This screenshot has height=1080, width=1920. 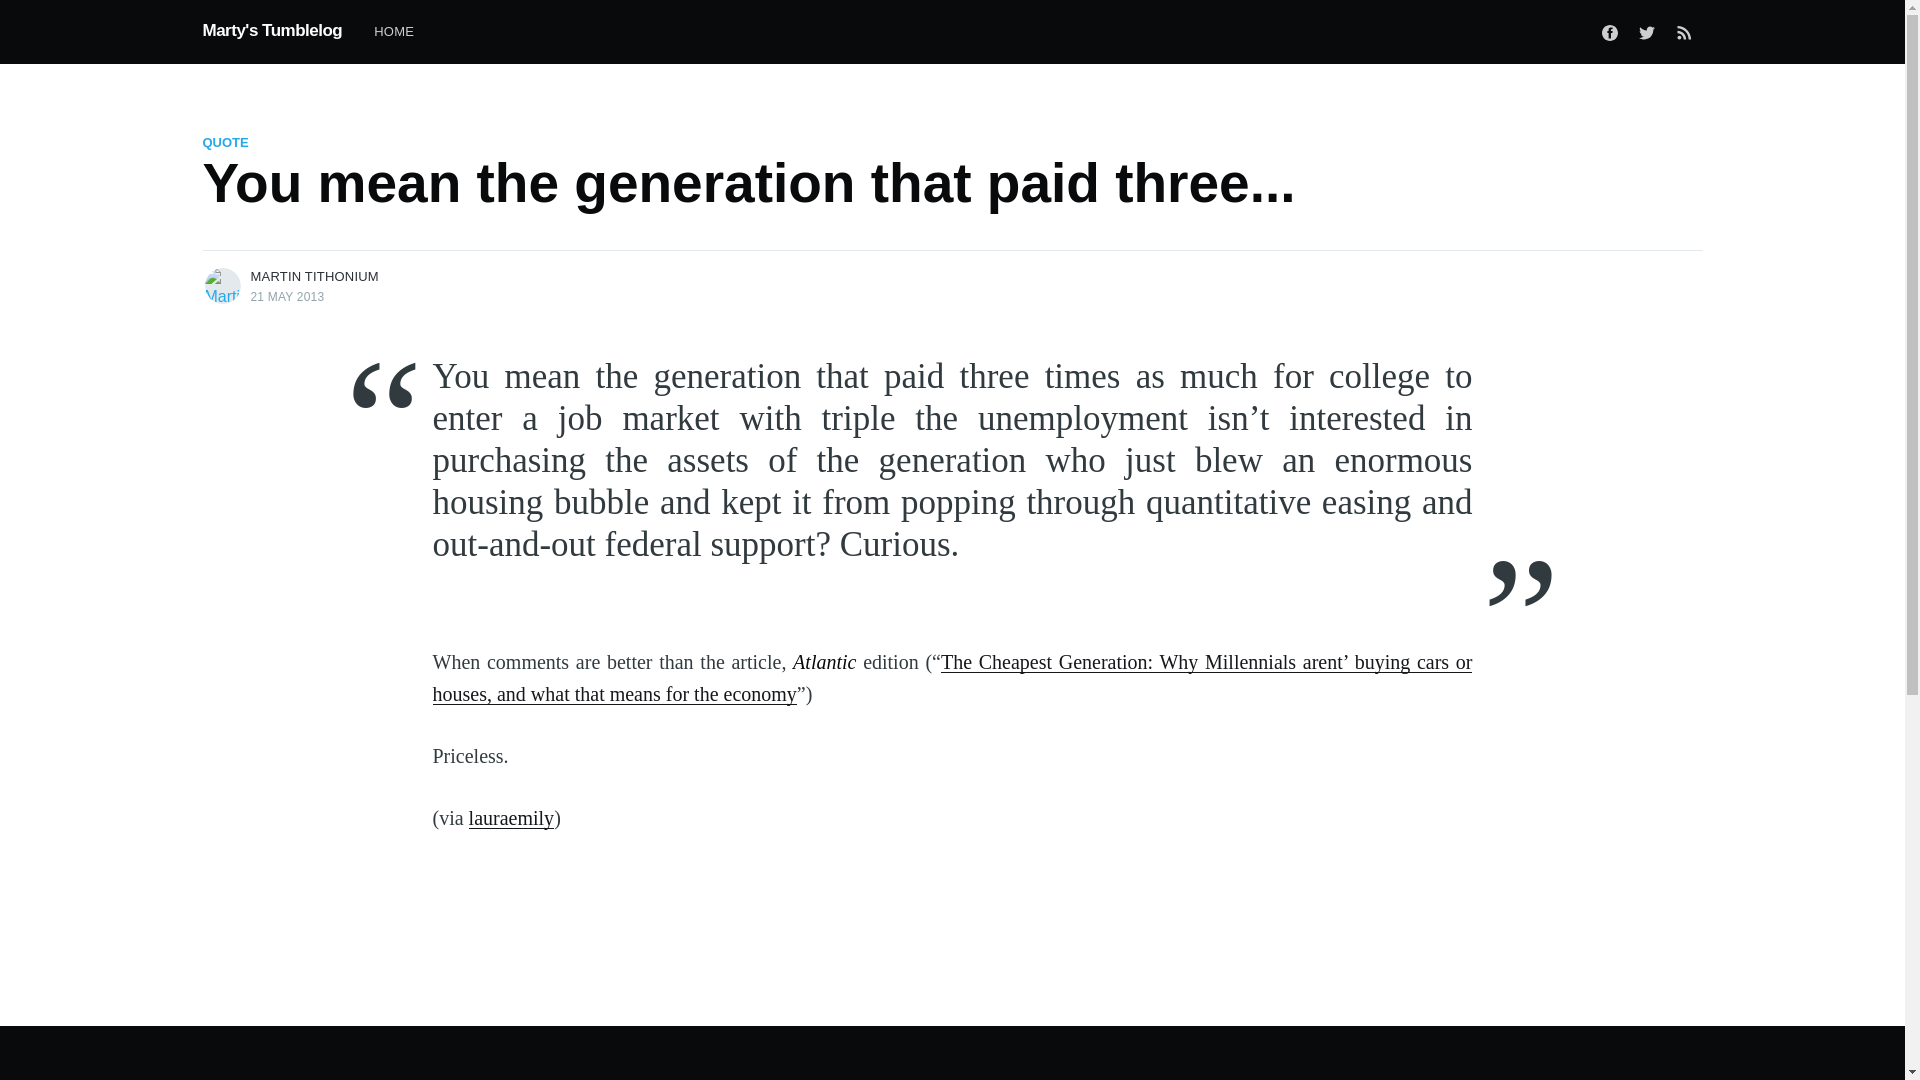 I want to click on 'lauraemily', so click(x=512, y=817).